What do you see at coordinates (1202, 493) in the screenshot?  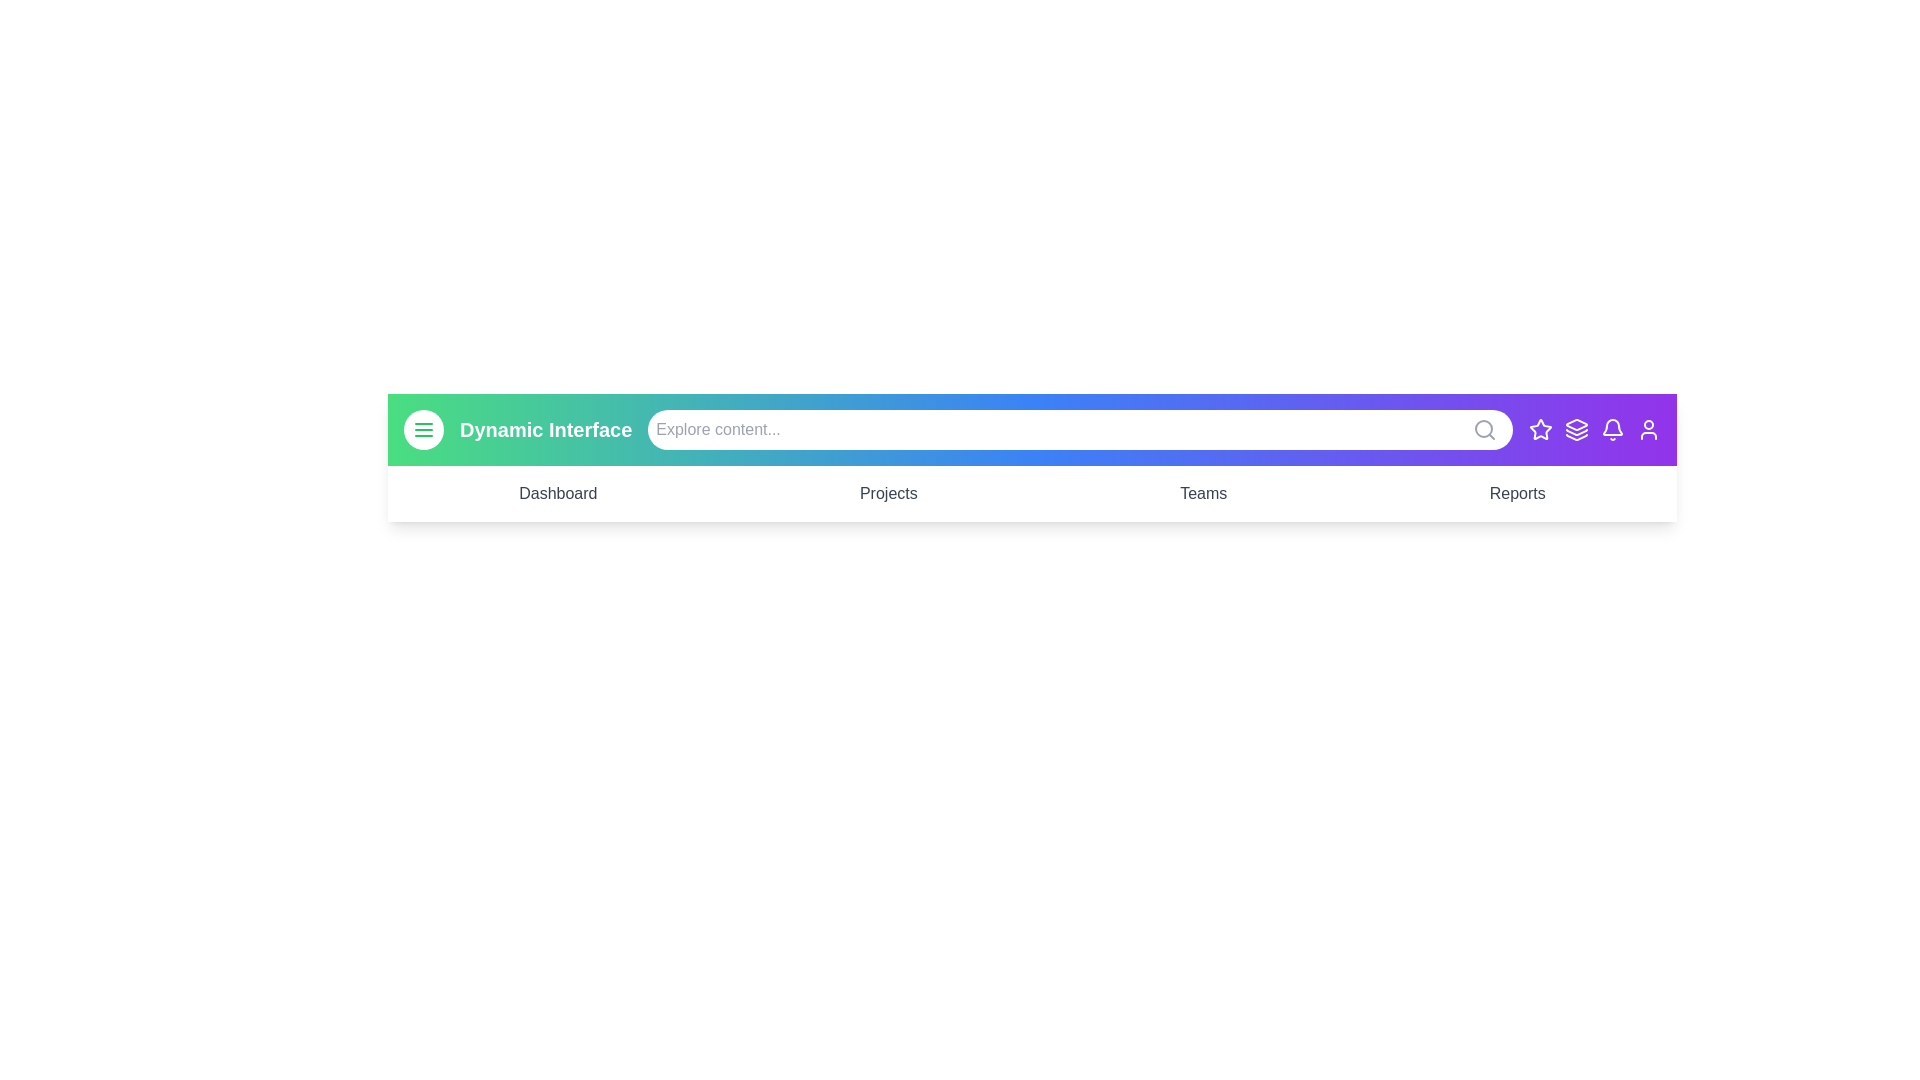 I see `the menu item Teams to navigate to its corresponding section` at bounding box center [1202, 493].